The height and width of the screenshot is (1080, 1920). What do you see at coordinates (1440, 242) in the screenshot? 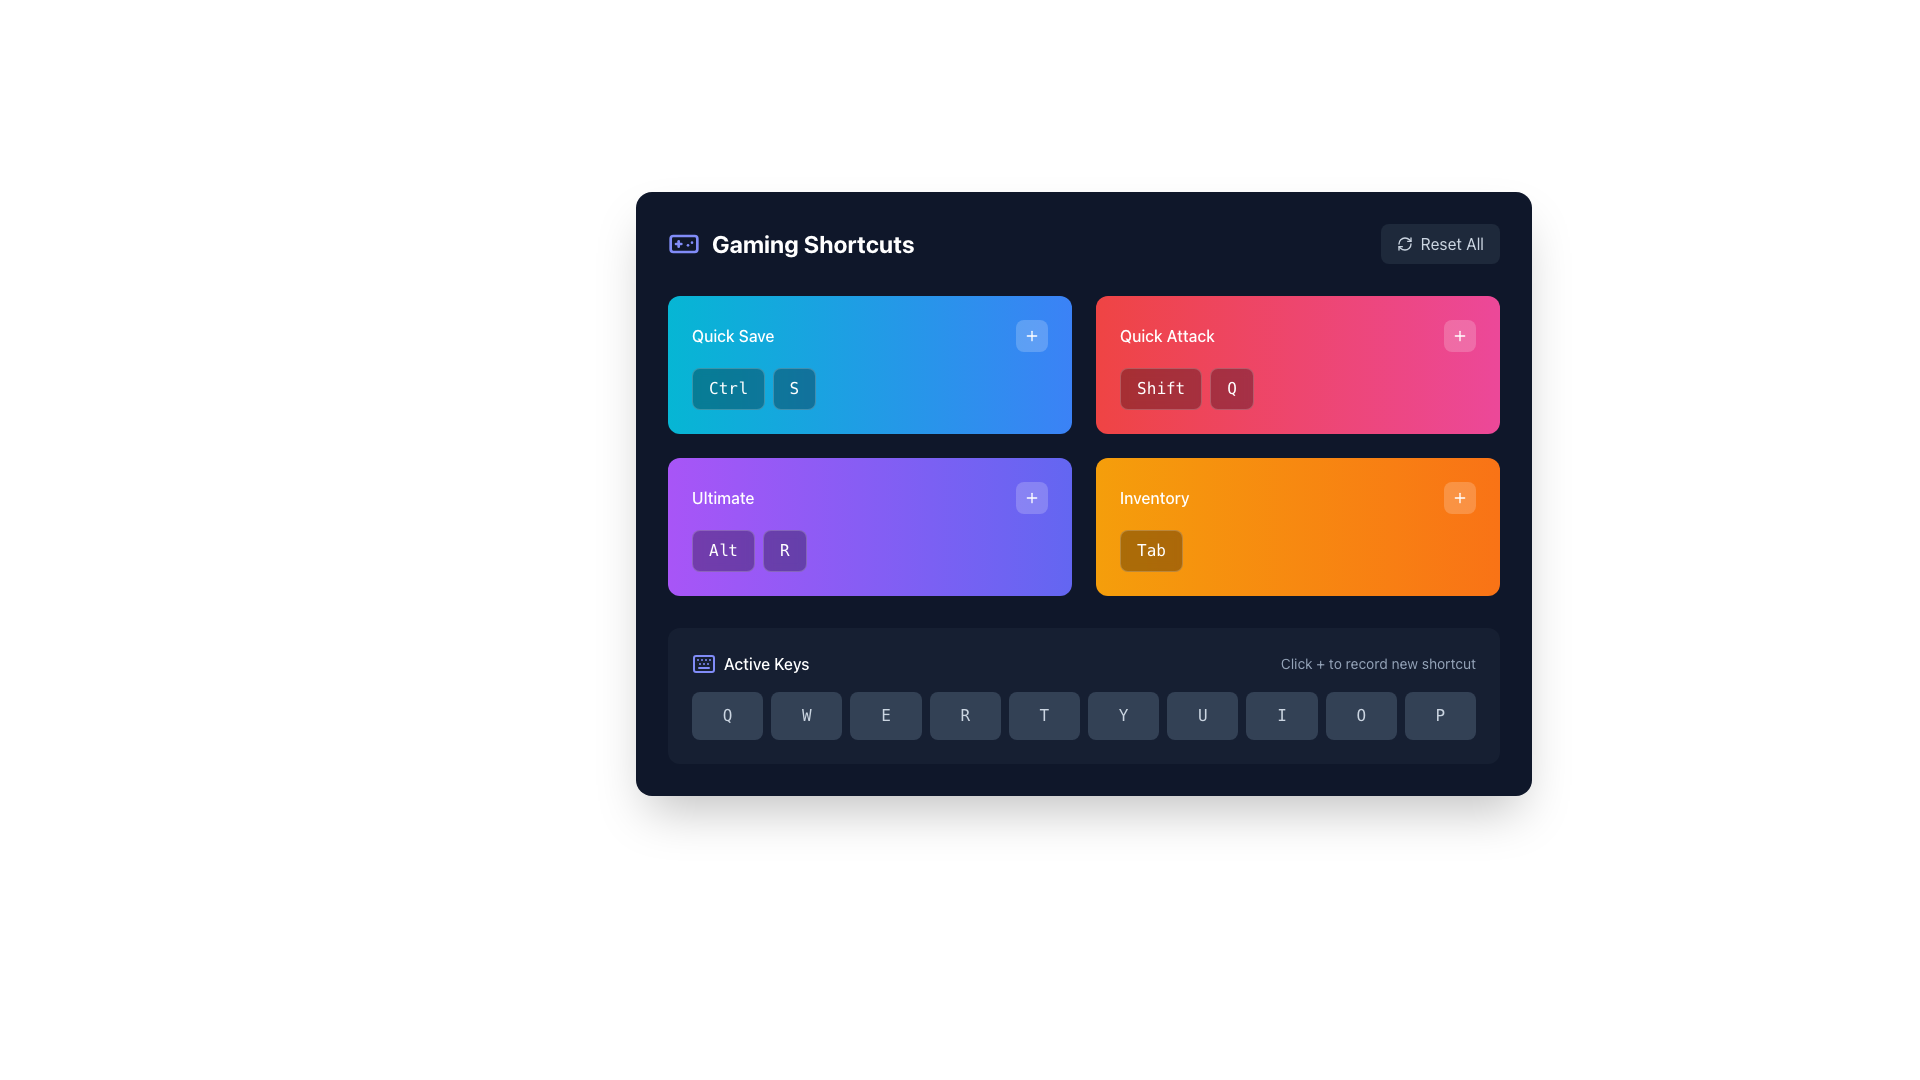
I see `the reset settings button located in the top-right corner adjacent to the 'Gaming Shortcuts' heading` at bounding box center [1440, 242].